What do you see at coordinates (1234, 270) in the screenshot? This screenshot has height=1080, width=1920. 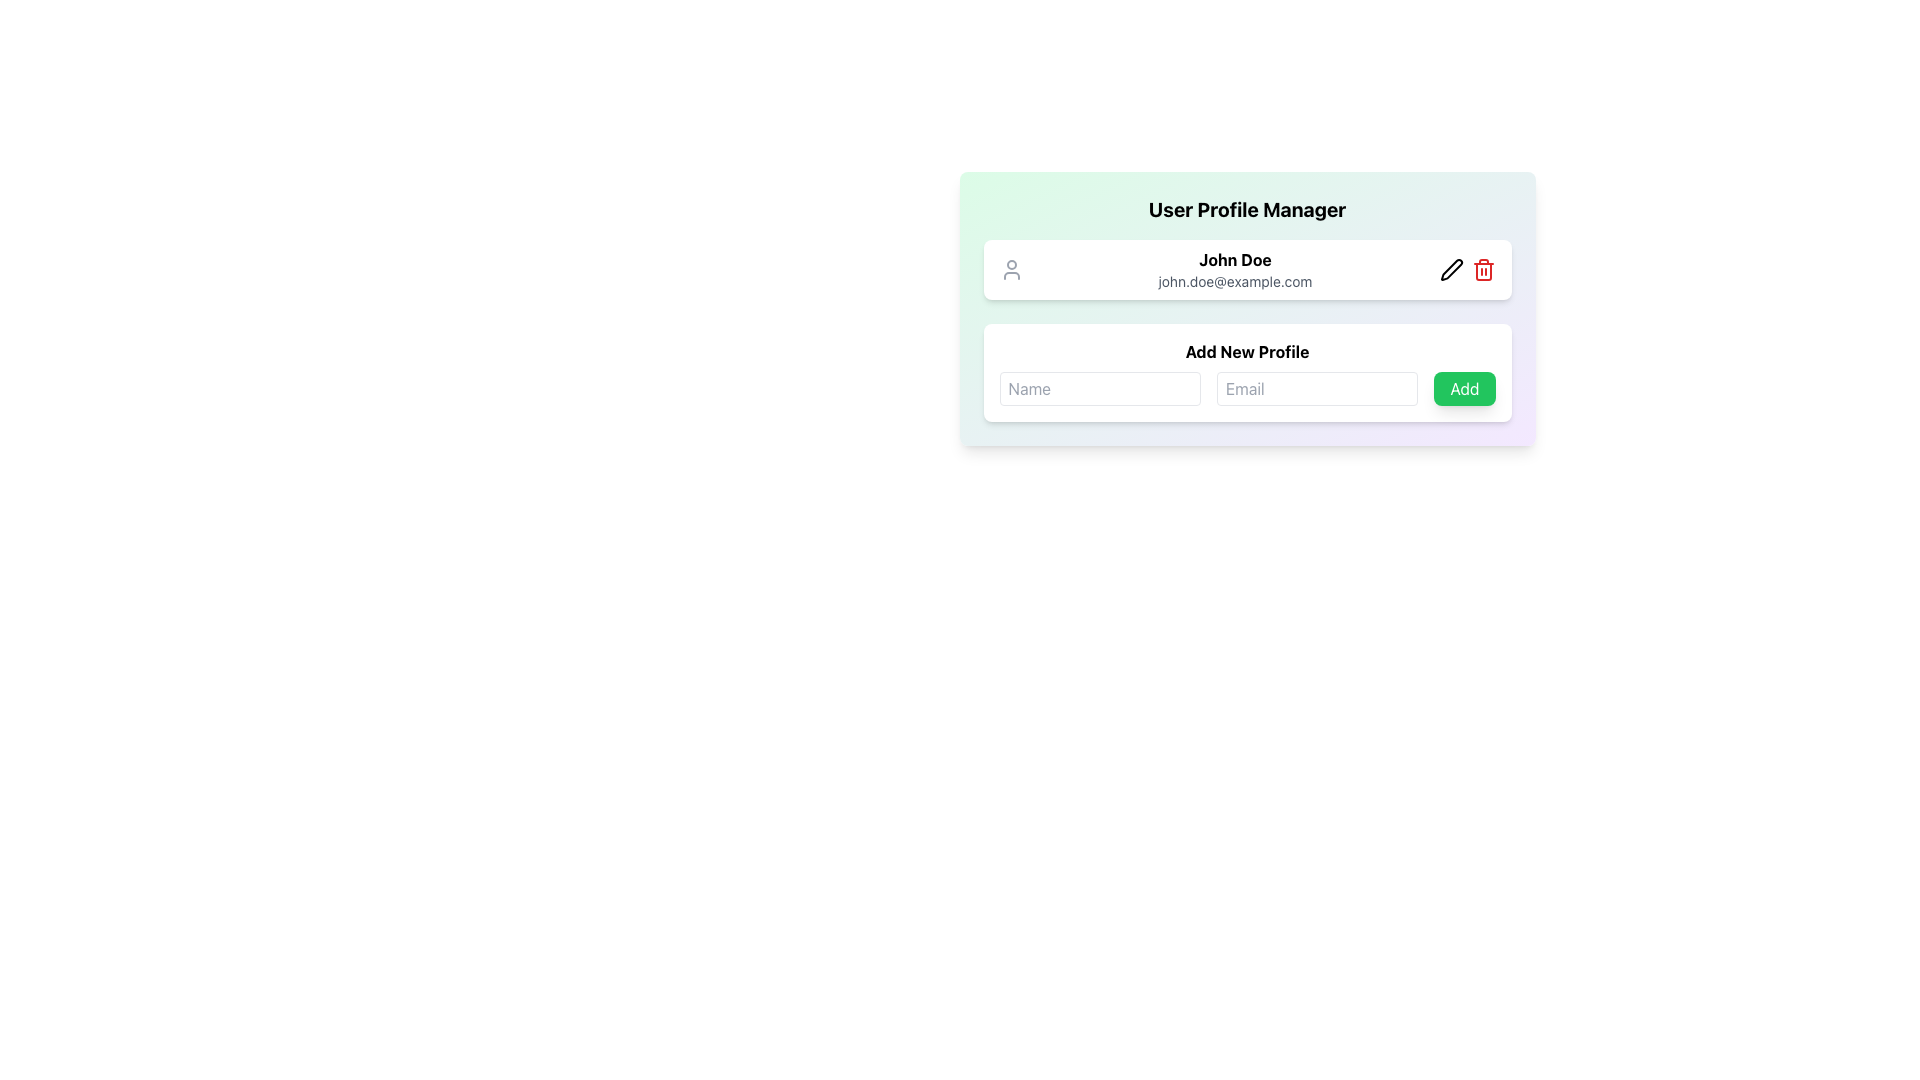 I see `displayed user information from the Text Display that shows the name 'John Doe' and the email 'john.doe@example.com'` at bounding box center [1234, 270].